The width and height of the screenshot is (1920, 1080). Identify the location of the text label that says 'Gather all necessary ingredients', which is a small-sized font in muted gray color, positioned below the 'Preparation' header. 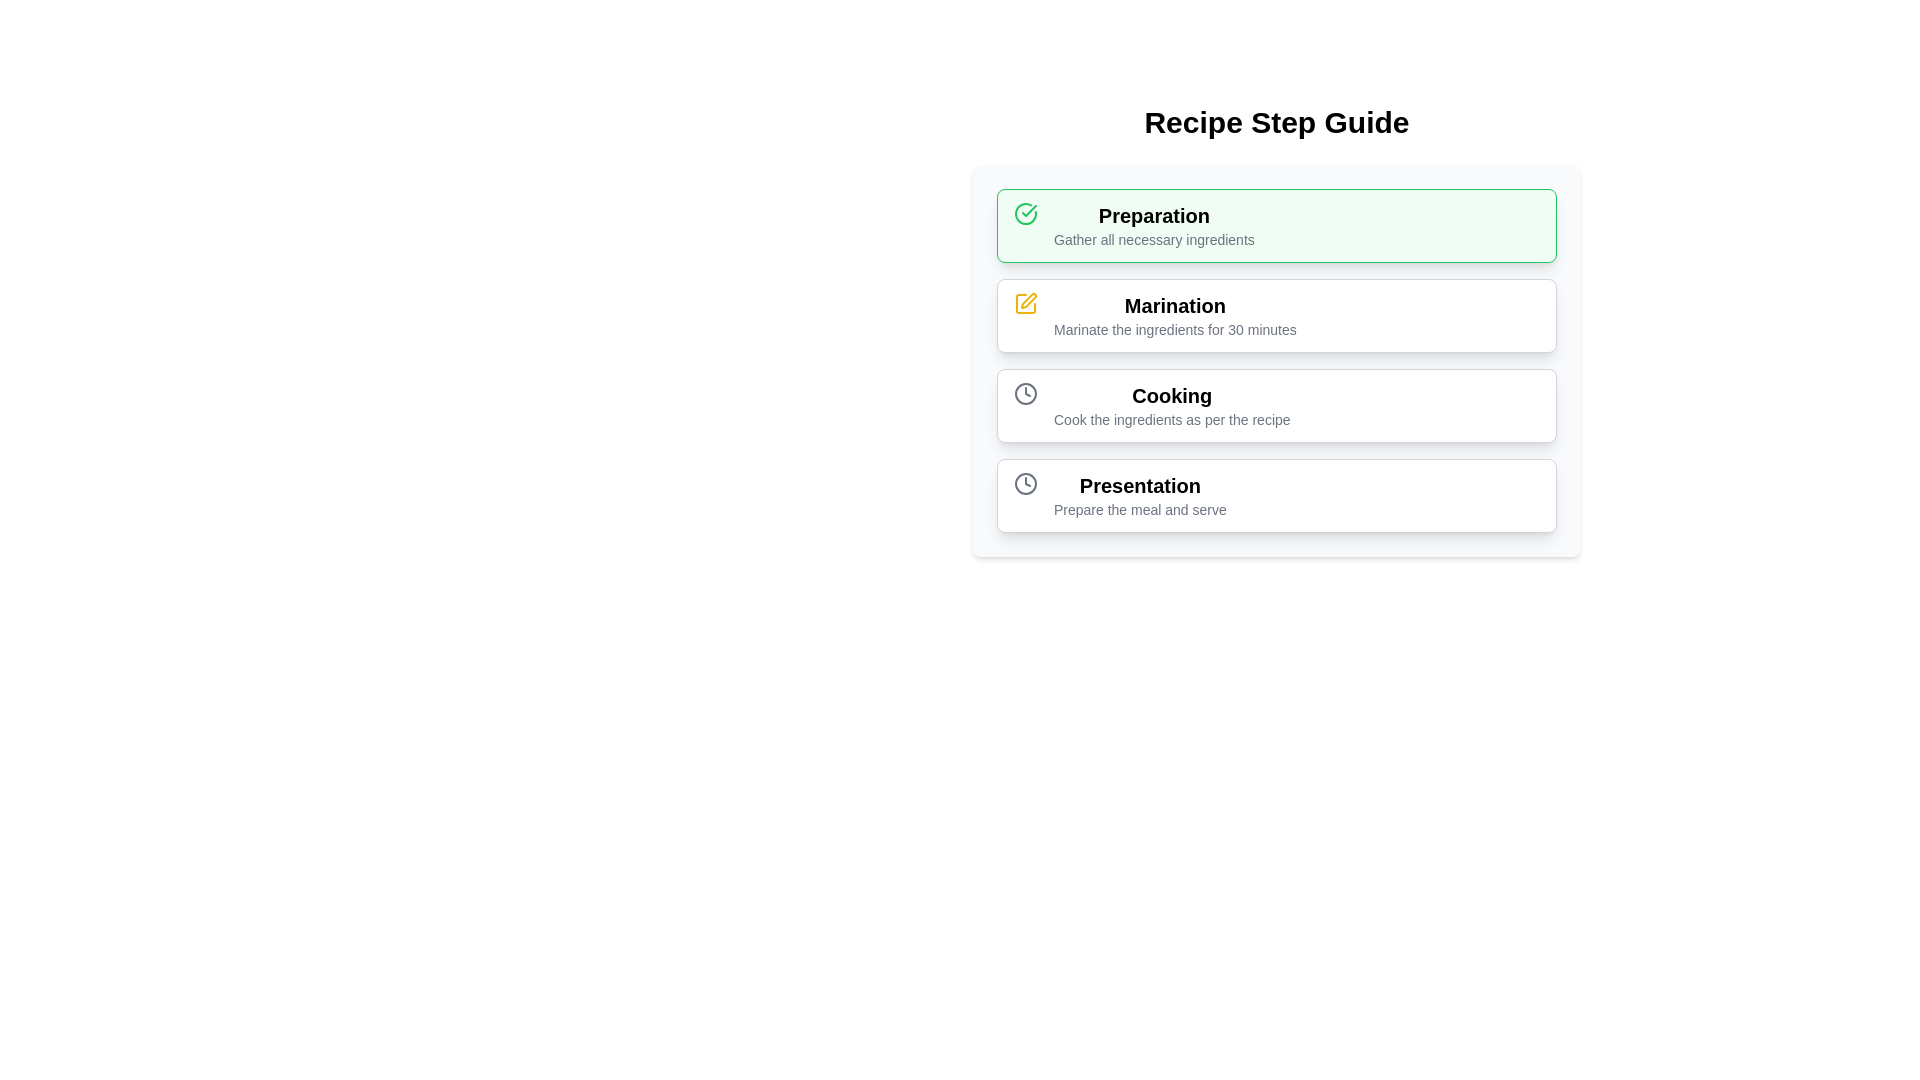
(1154, 238).